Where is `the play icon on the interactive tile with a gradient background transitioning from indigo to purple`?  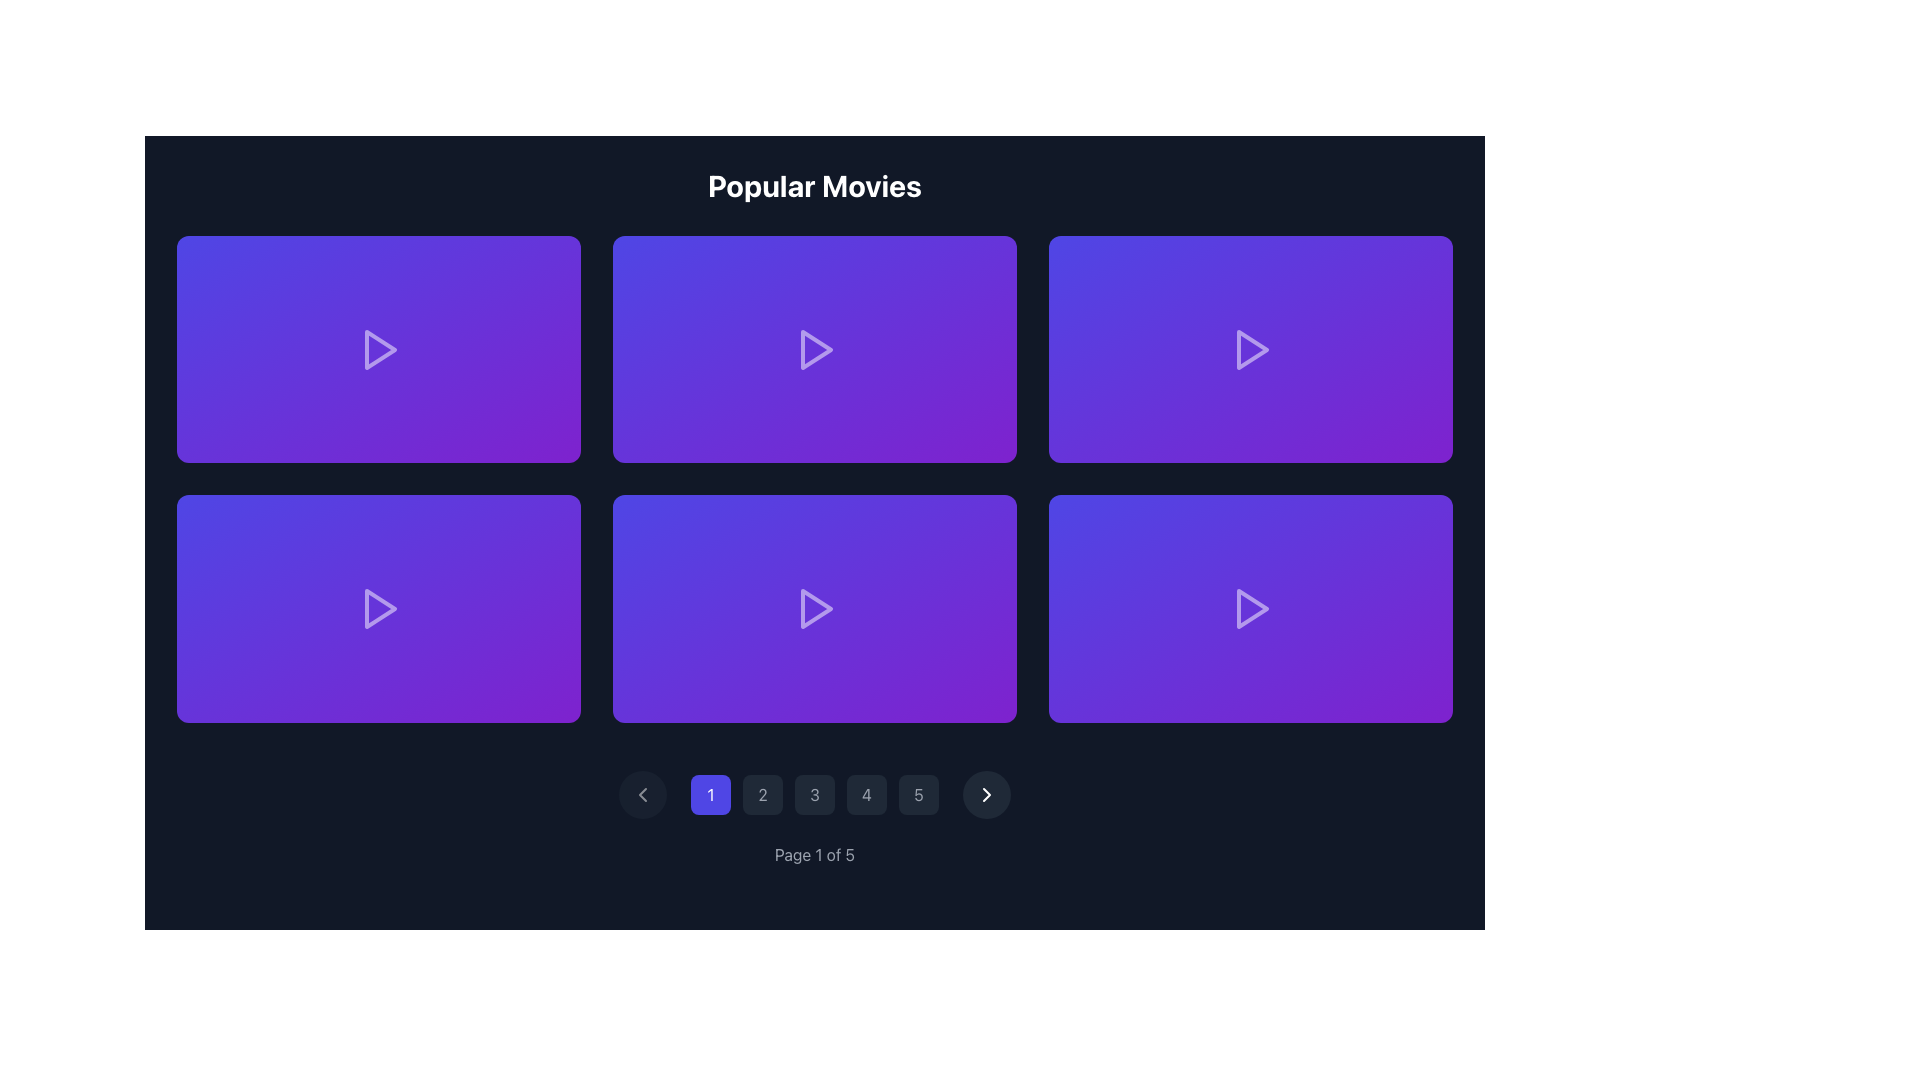
the play icon on the interactive tile with a gradient background transitioning from indigo to purple is located at coordinates (379, 347).